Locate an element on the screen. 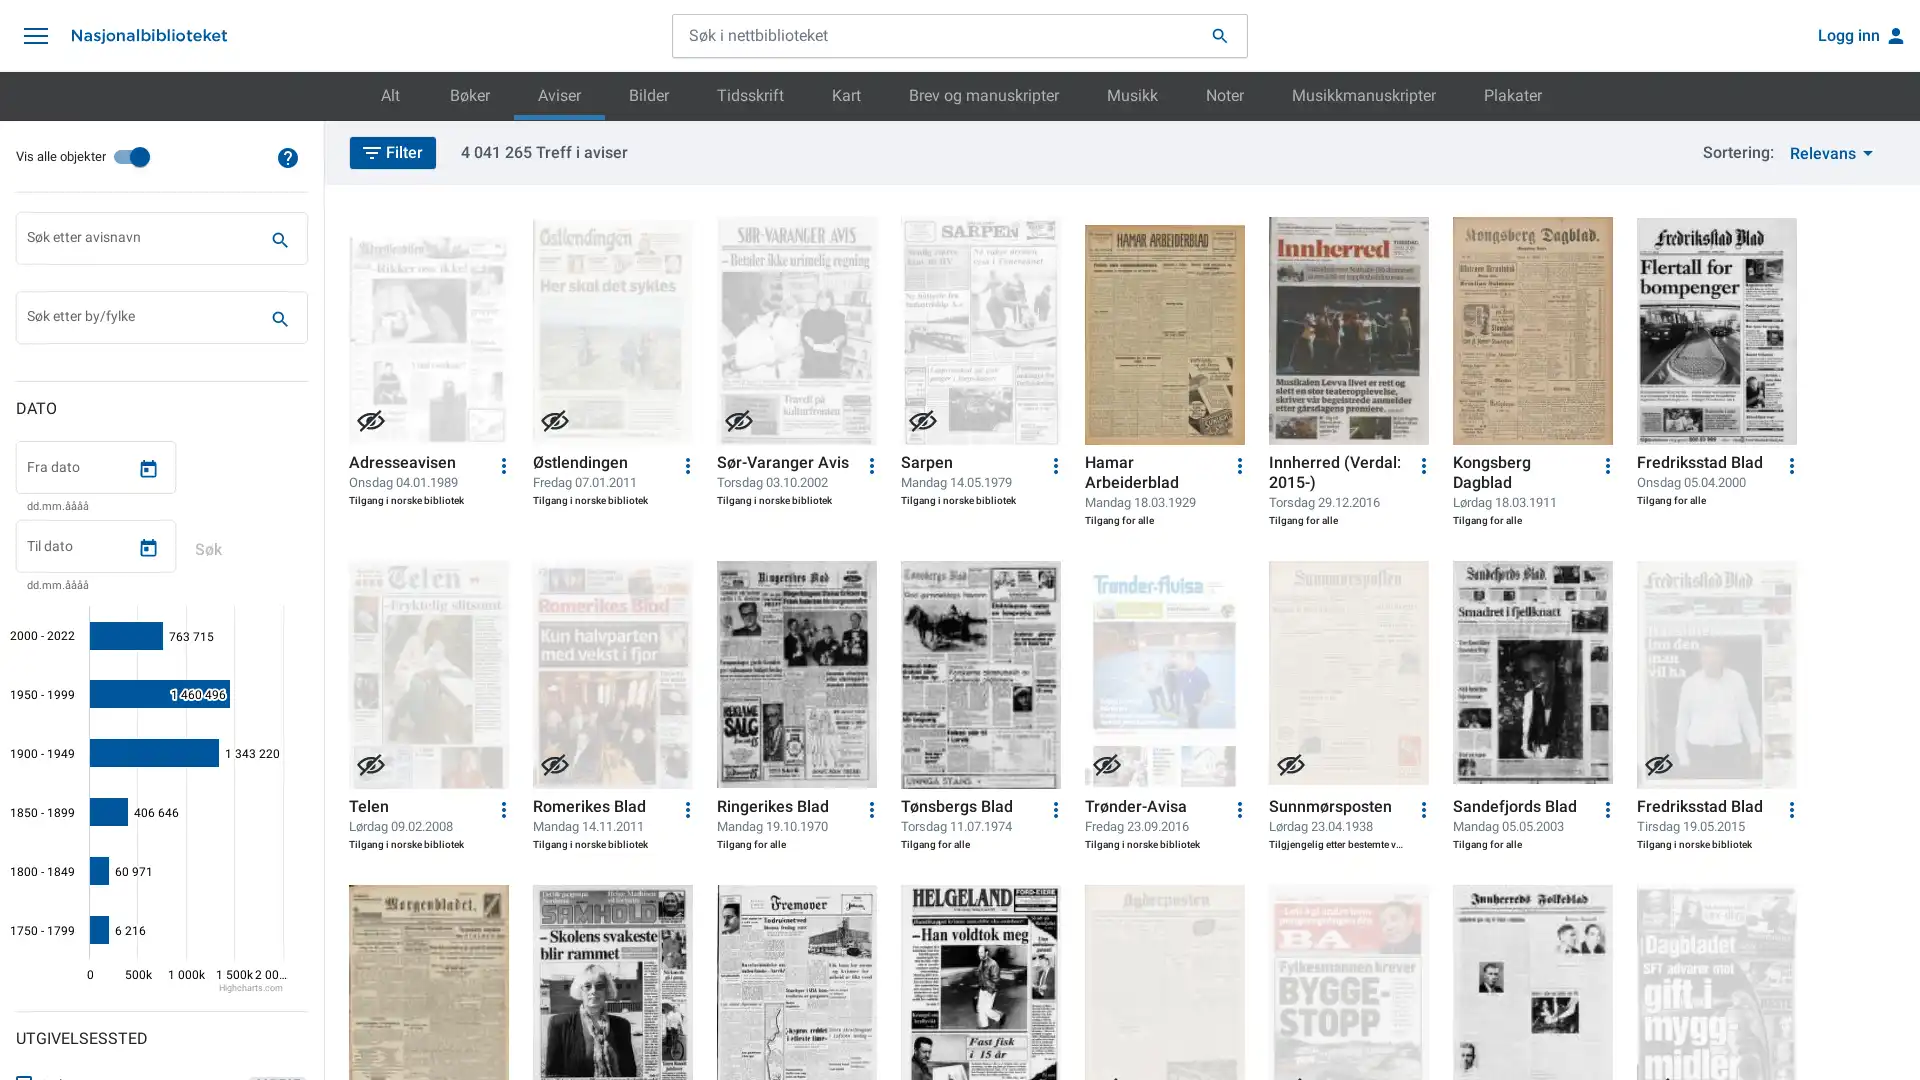 Image resolution: width=1920 pixels, height=1080 pixels. Hjelp om alle objekter is located at coordinates (287, 156).